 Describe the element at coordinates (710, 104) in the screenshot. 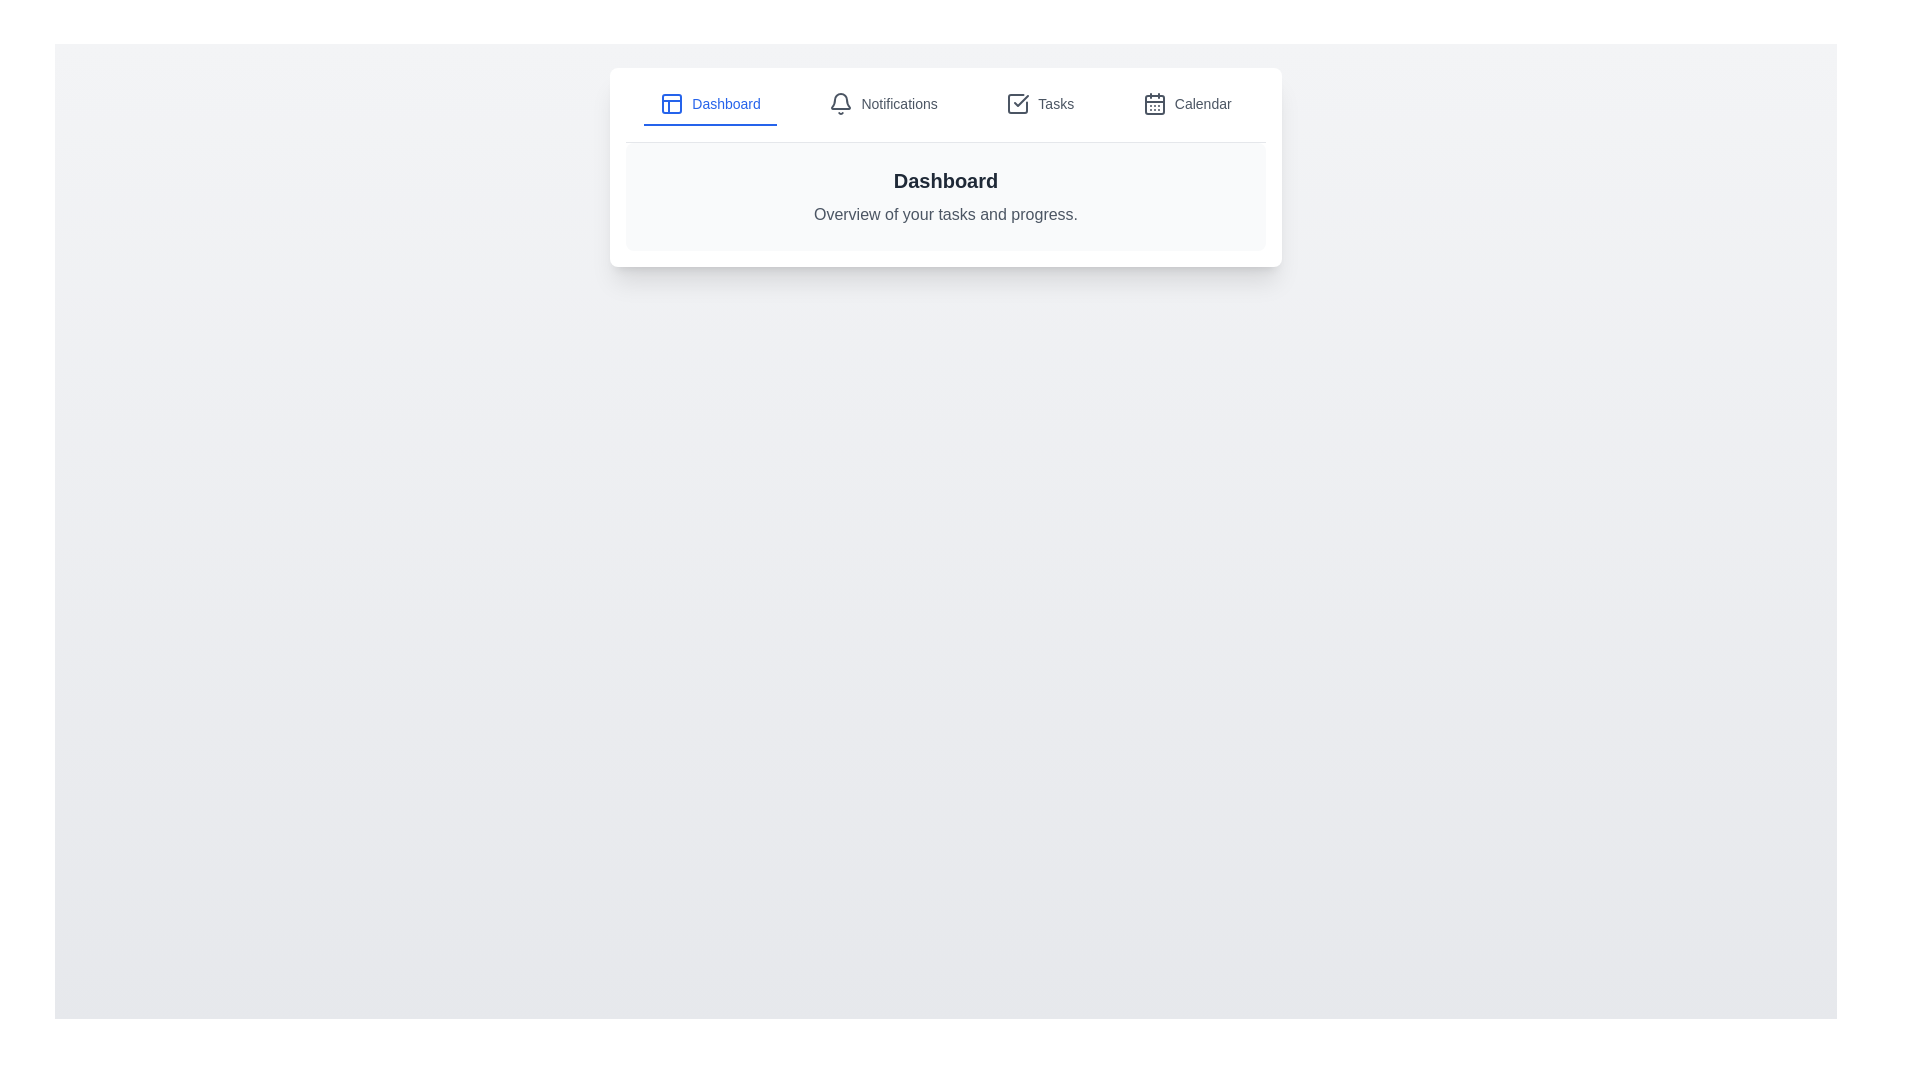

I see `the currently active tab to confirm its content is displayed` at that location.